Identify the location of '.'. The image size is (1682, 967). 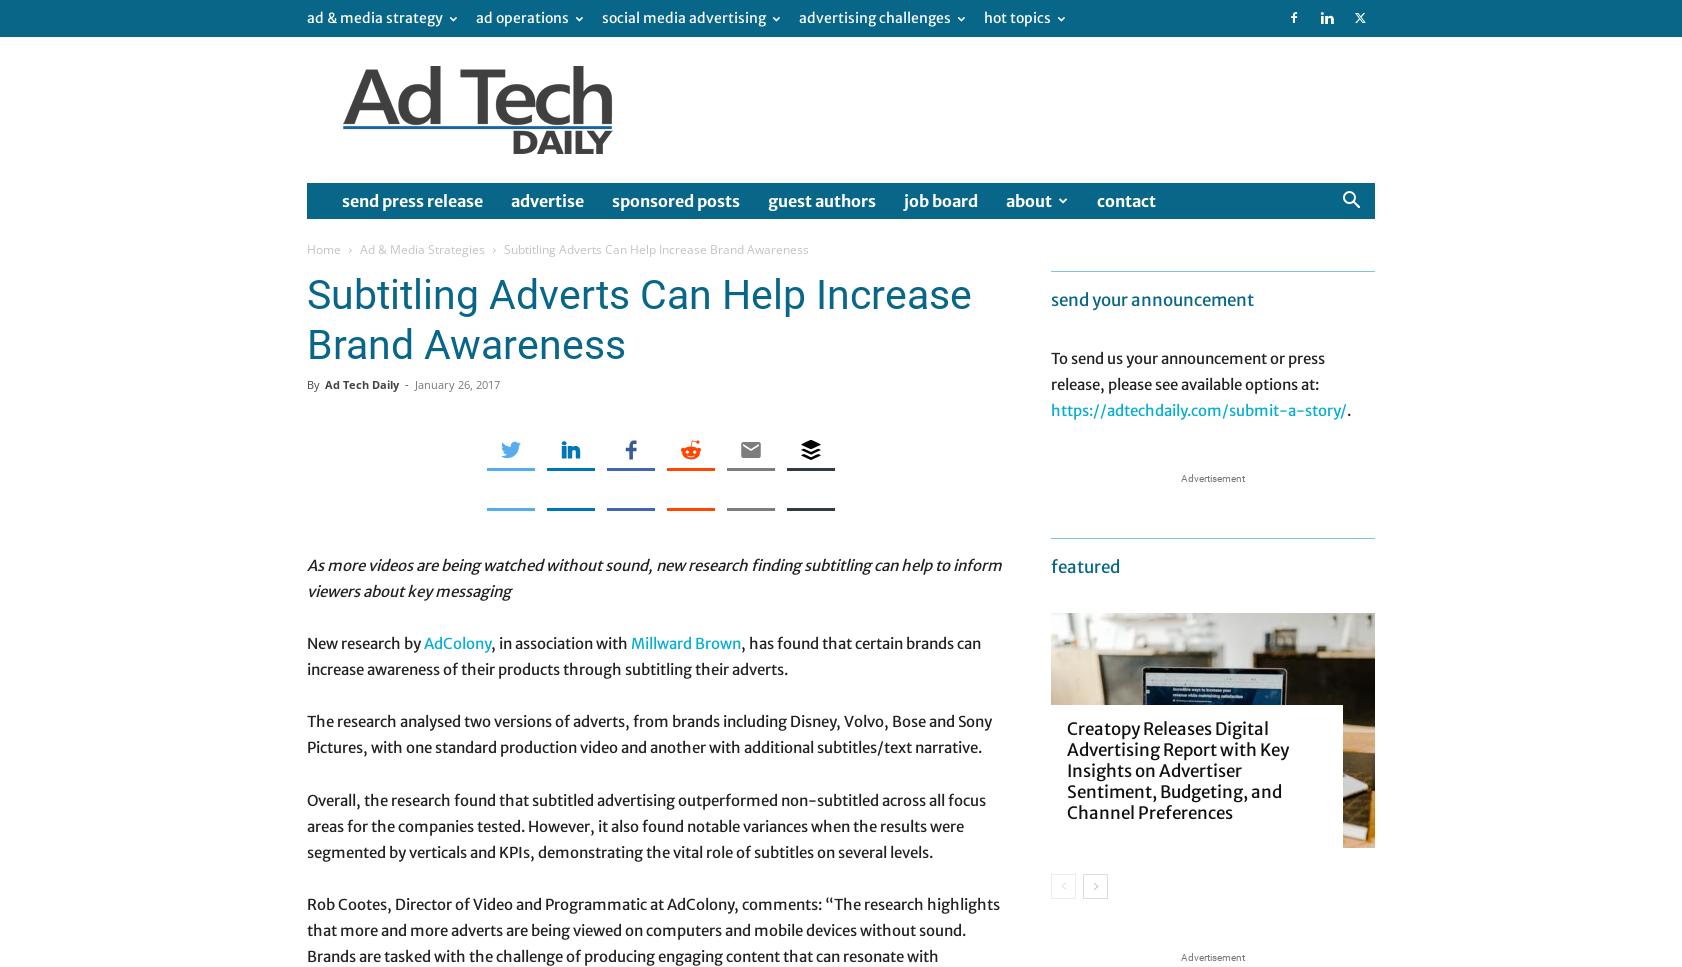
(1348, 409).